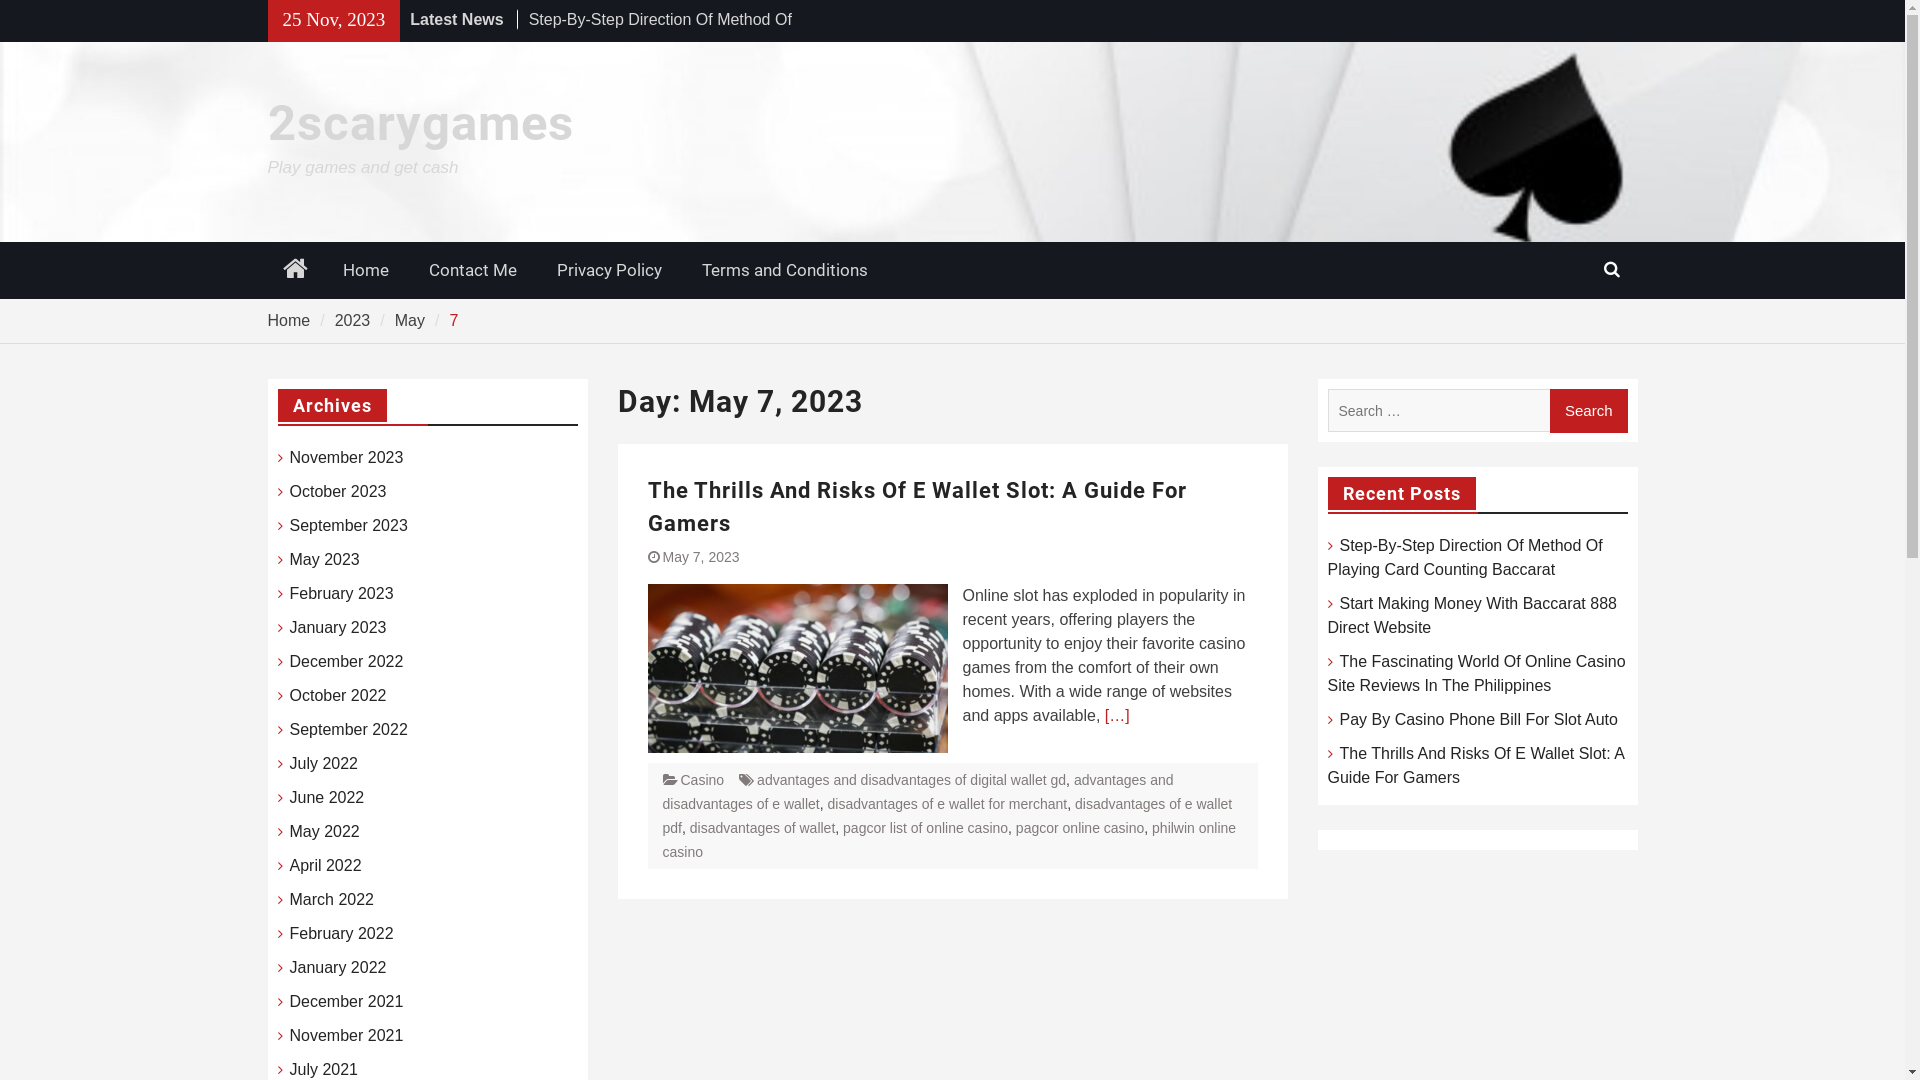  Describe the element at coordinates (288, 319) in the screenshot. I see `'Home'` at that location.